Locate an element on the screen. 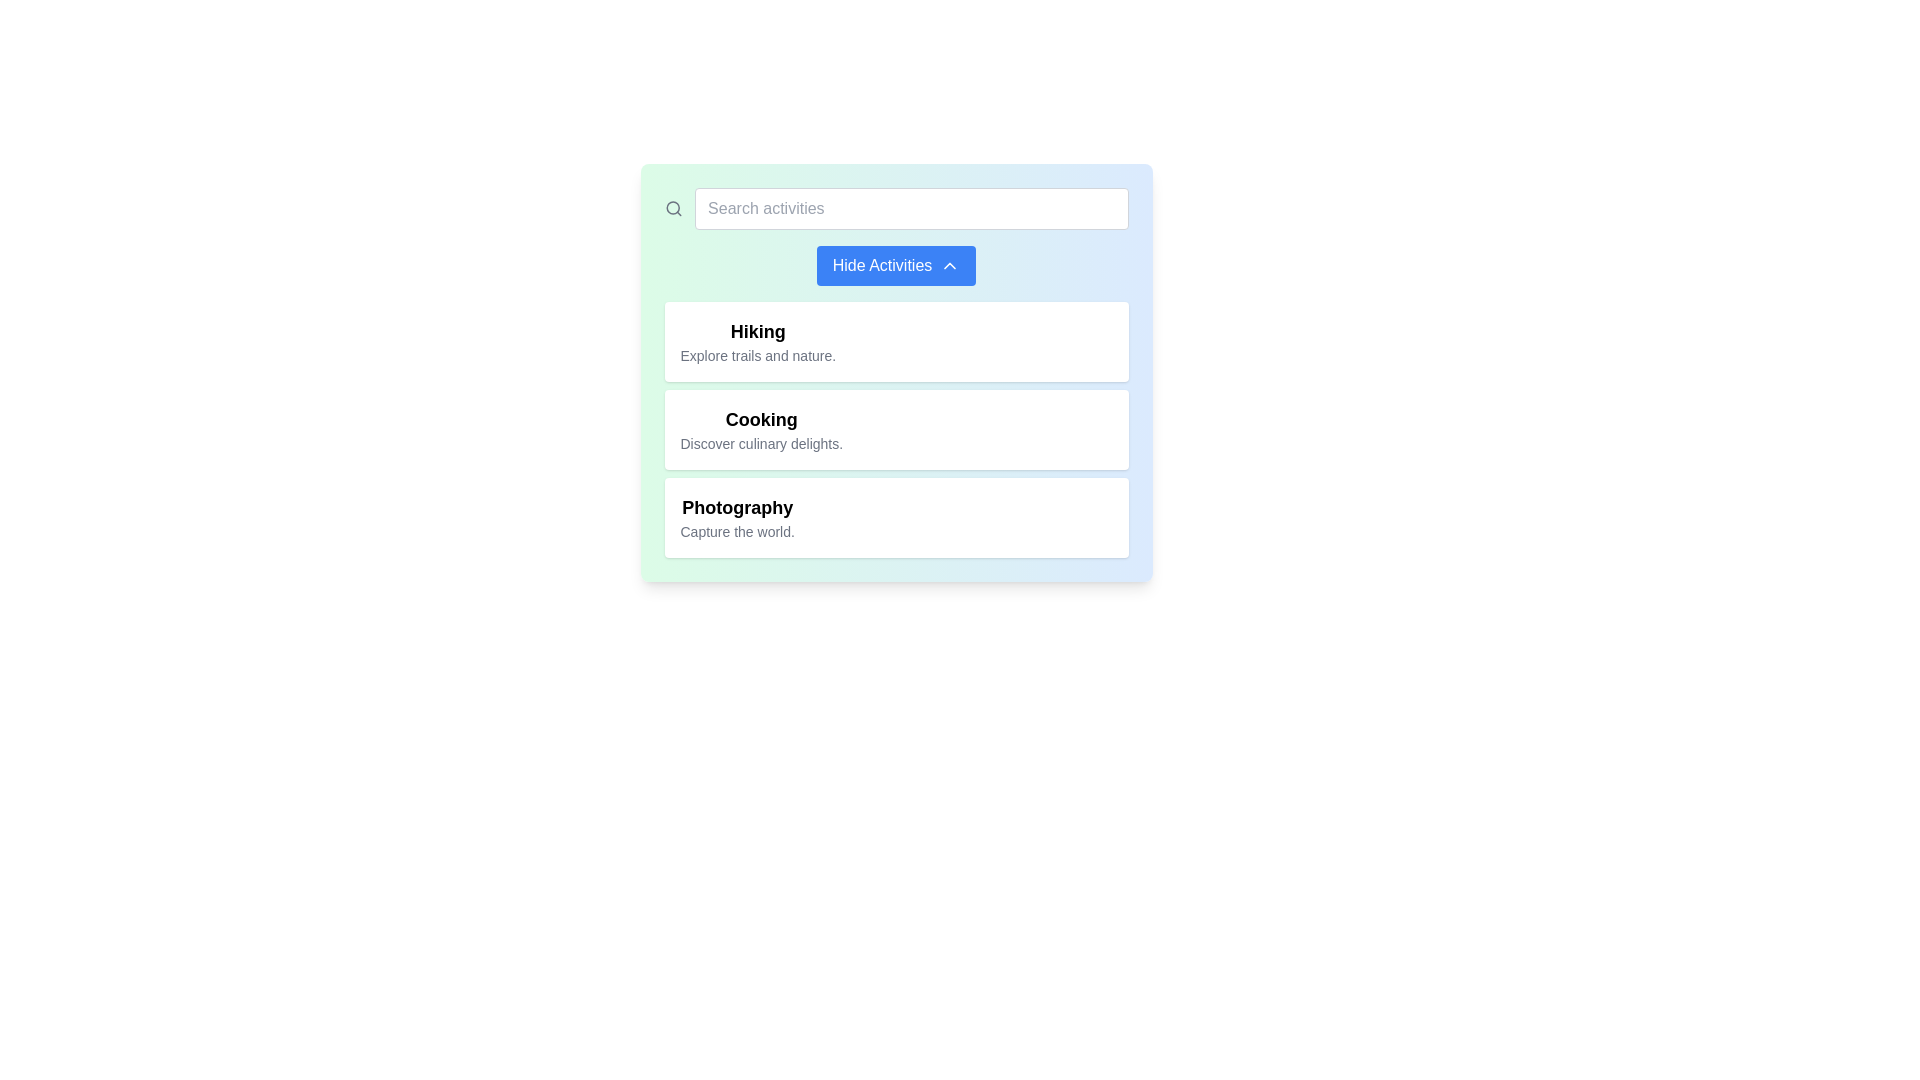 This screenshot has height=1080, width=1920. description of the 'Photography' activity label located in the third section of the card-like list, positioned below 'Cooking' is located at coordinates (736, 516).